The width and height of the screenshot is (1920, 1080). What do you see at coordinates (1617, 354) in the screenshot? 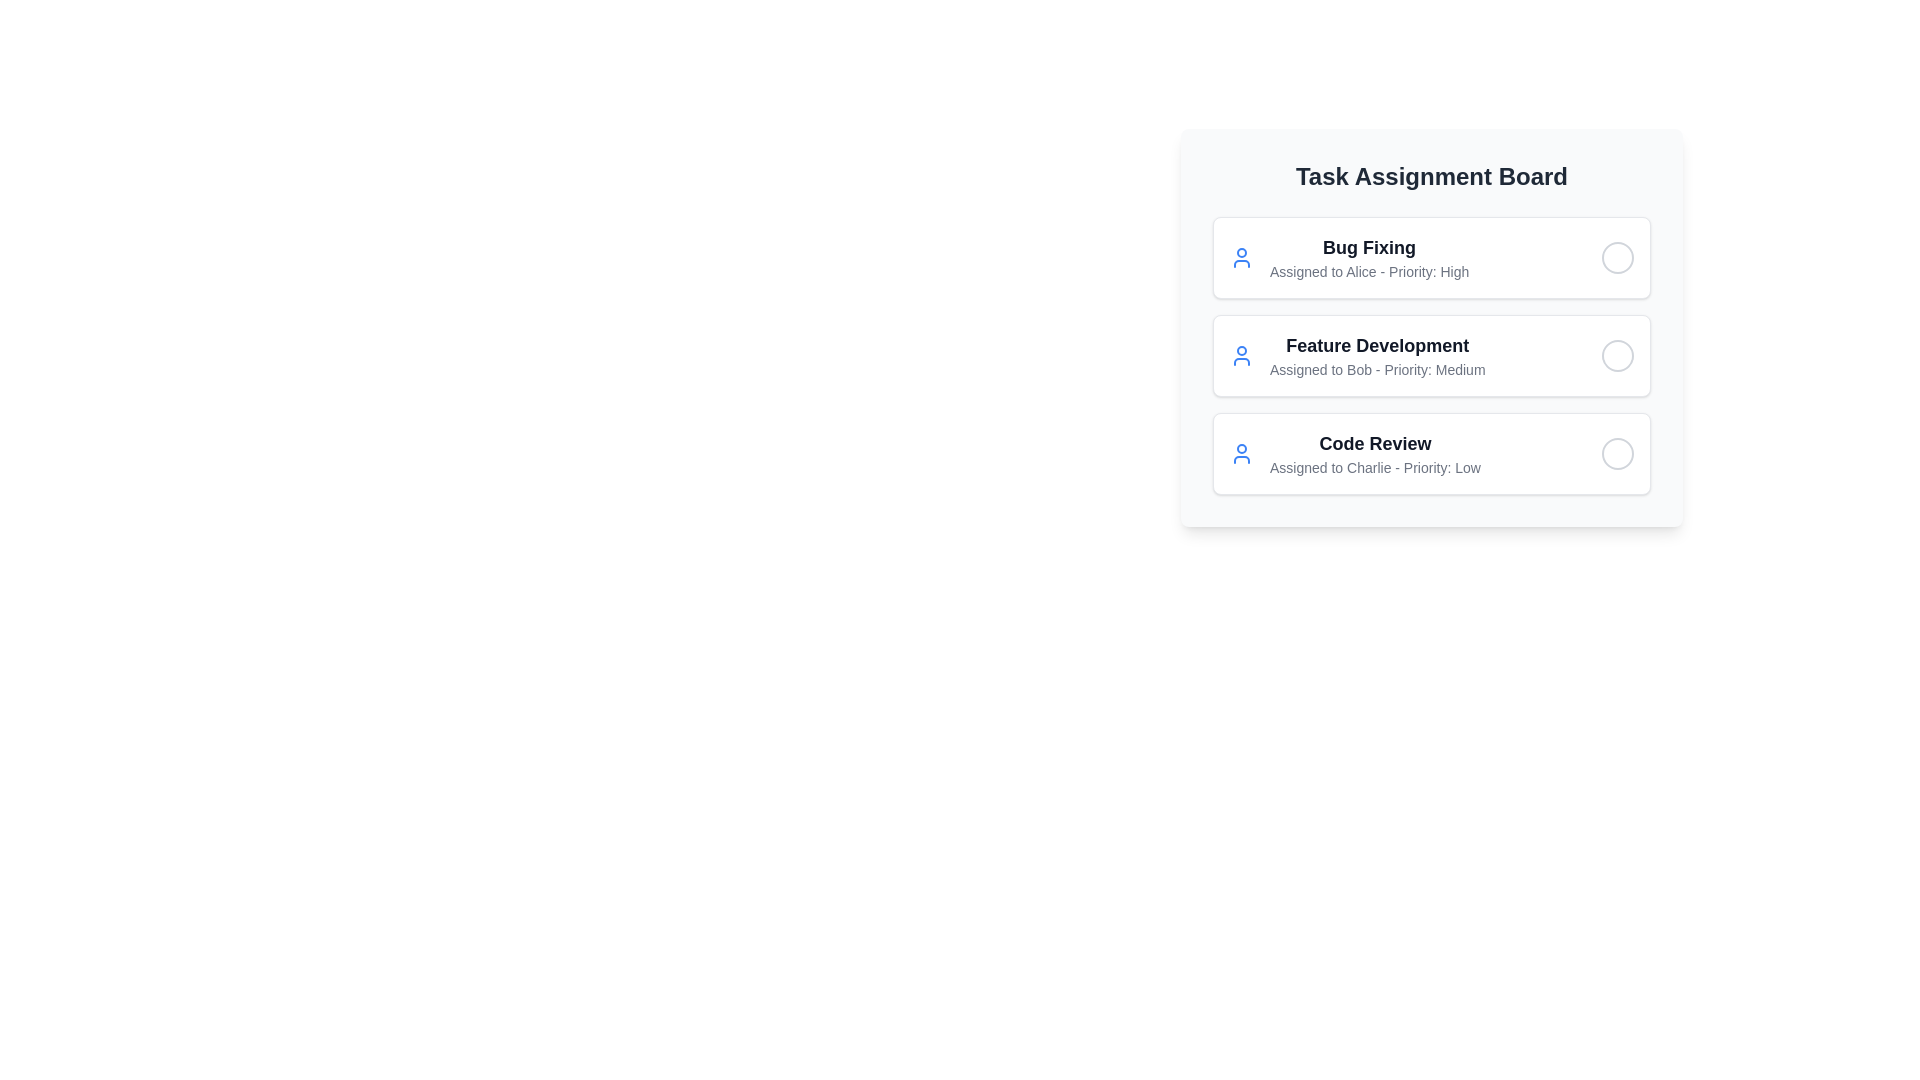
I see `the selection button related to the 'Feature Development' task` at bounding box center [1617, 354].